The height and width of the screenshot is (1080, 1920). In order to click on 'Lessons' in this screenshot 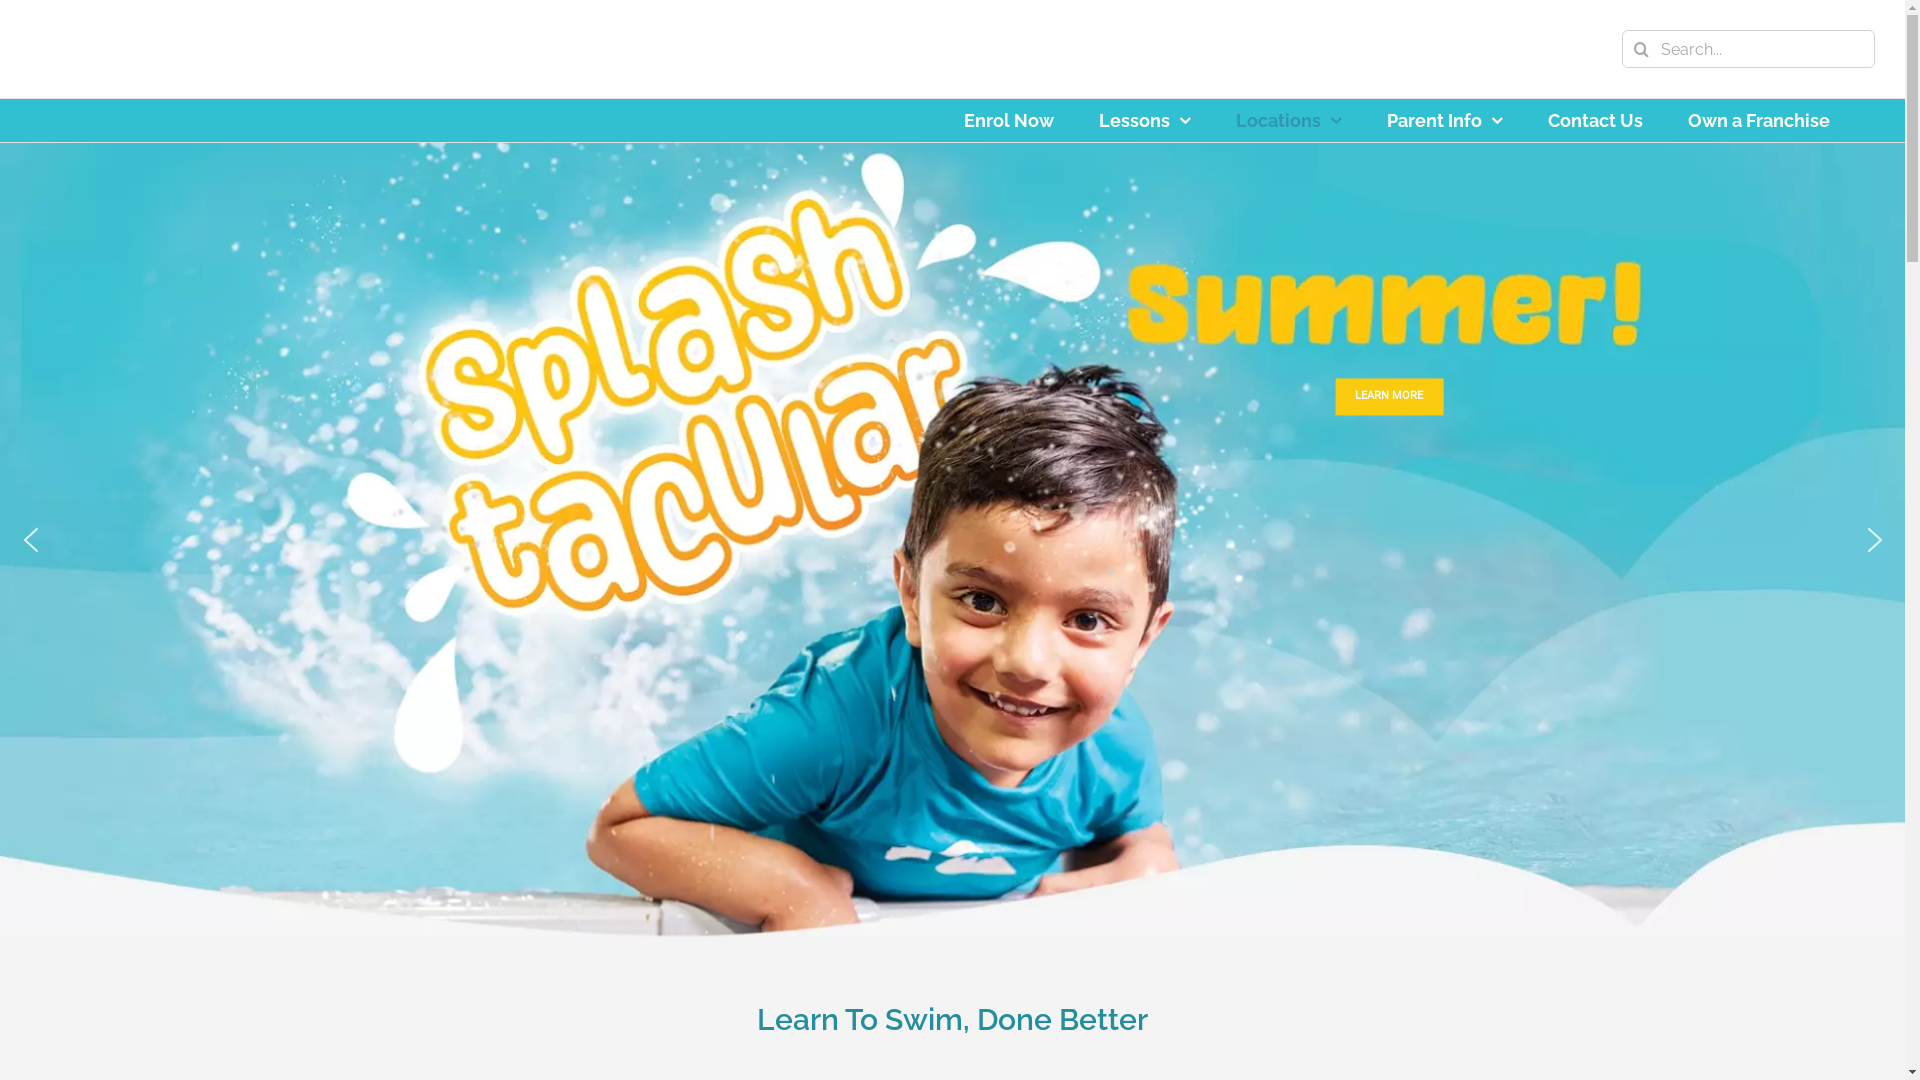, I will do `click(1145, 120)`.